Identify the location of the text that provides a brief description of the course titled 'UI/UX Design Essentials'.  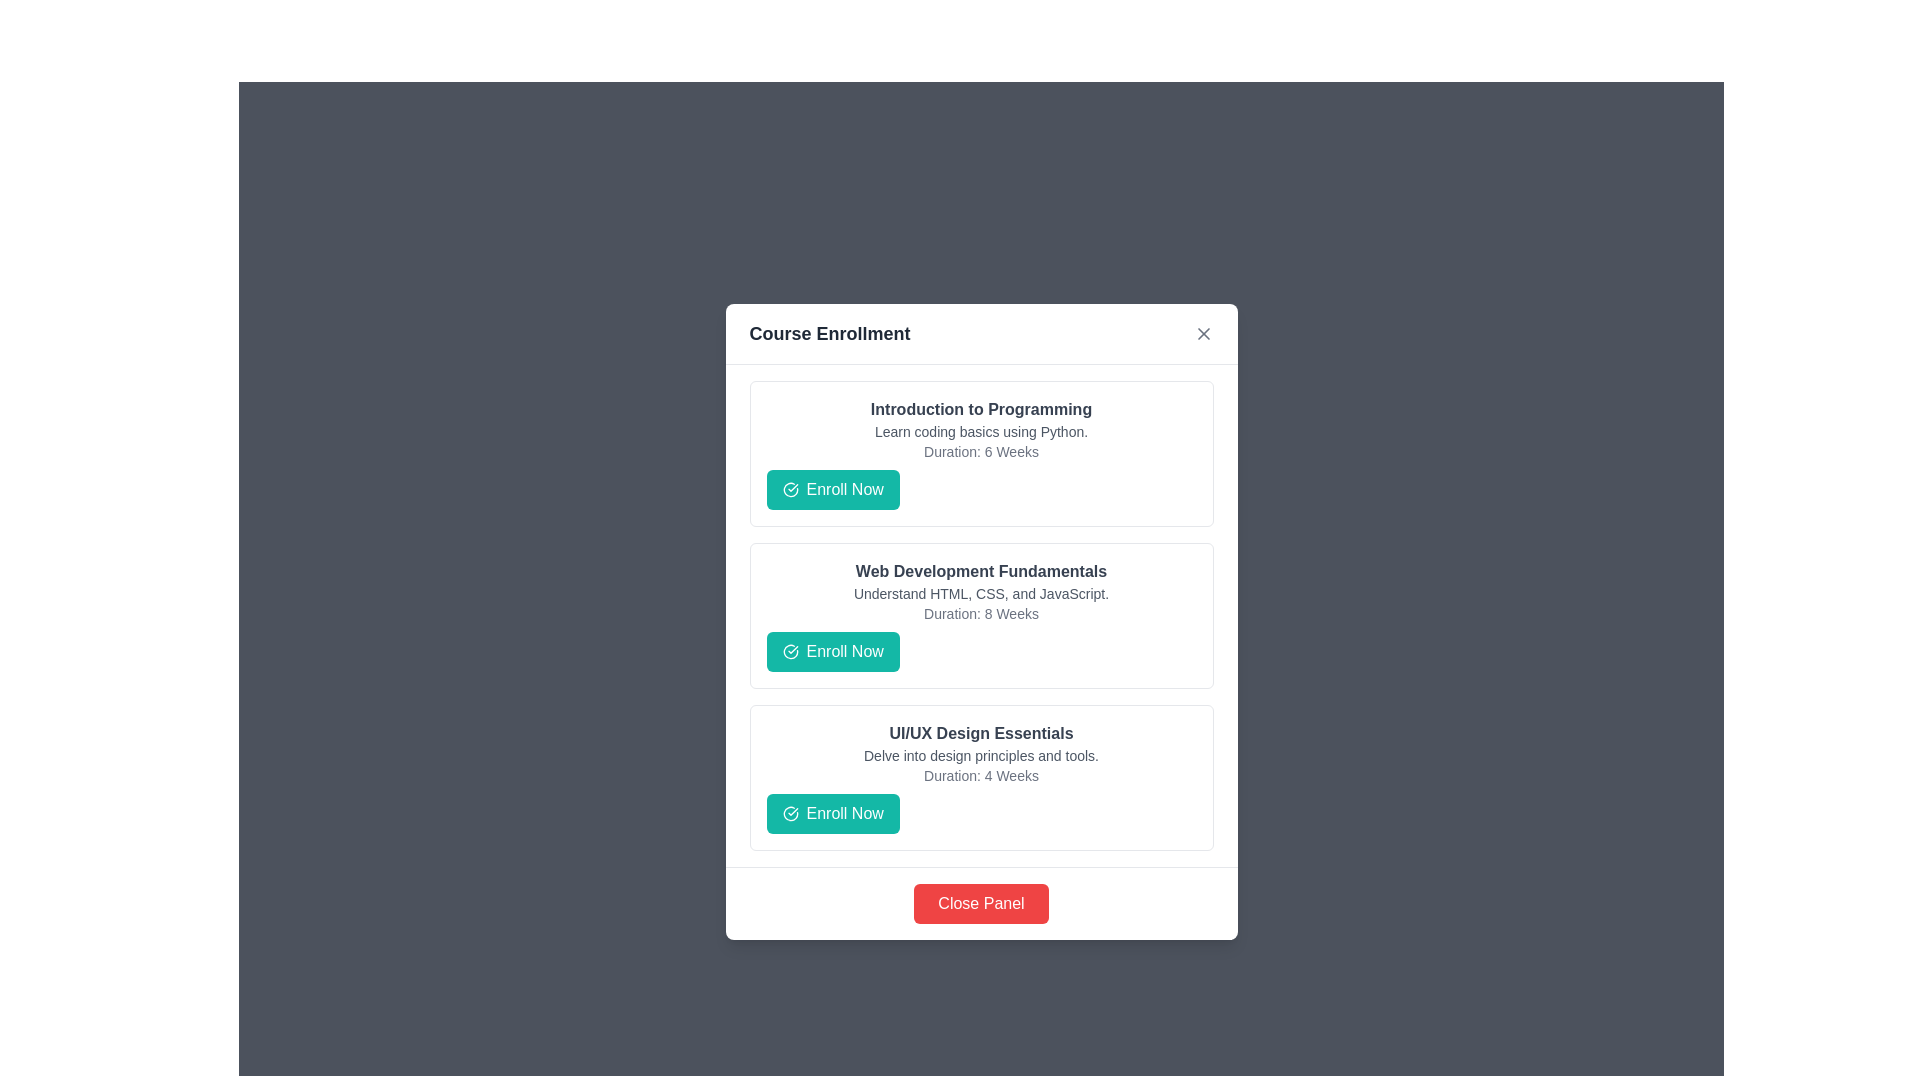
(981, 756).